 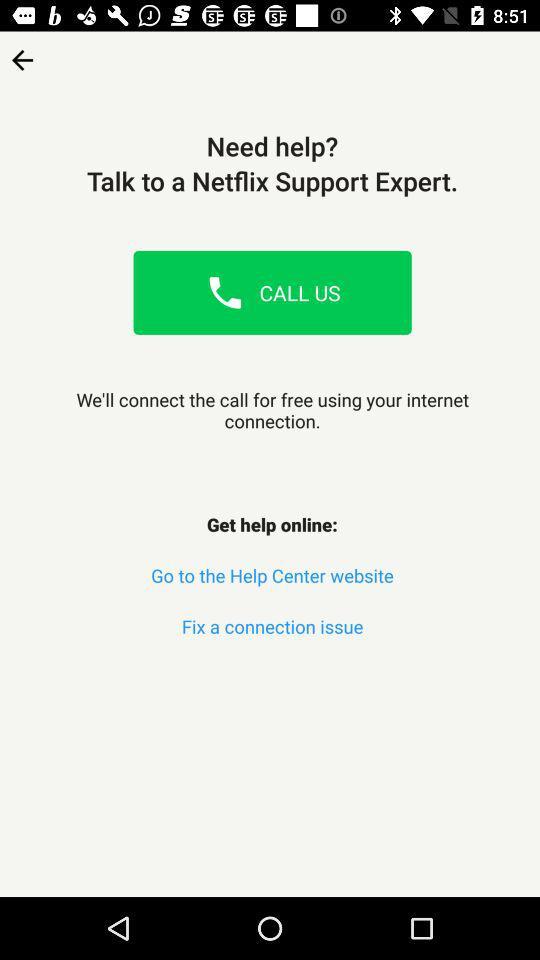 I want to click on icon above we ll connect icon, so click(x=21, y=52).